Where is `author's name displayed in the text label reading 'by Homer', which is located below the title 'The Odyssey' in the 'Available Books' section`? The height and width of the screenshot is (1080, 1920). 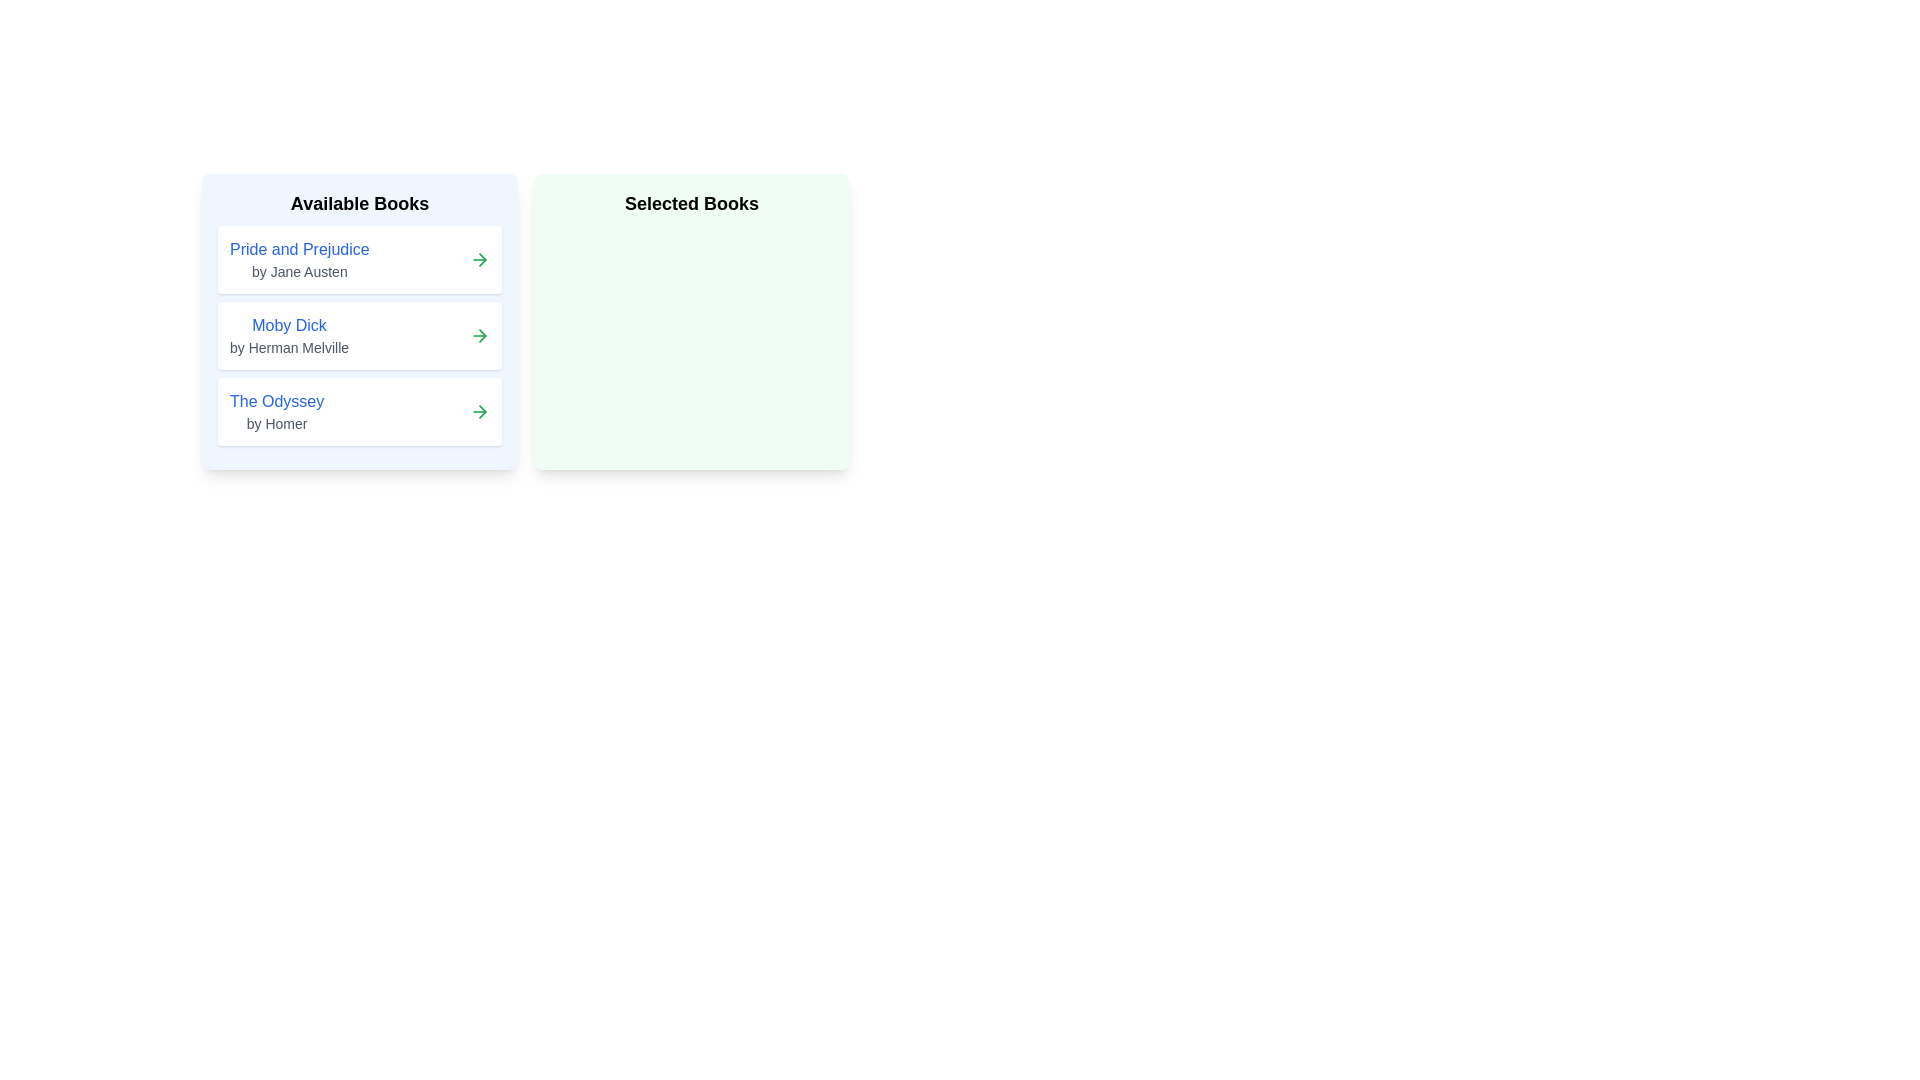
author's name displayed in the text label reading 'by Homer', which is located below the title 'The Odyssey' in the 'Available Books' section is located at coordinates (276, 423).